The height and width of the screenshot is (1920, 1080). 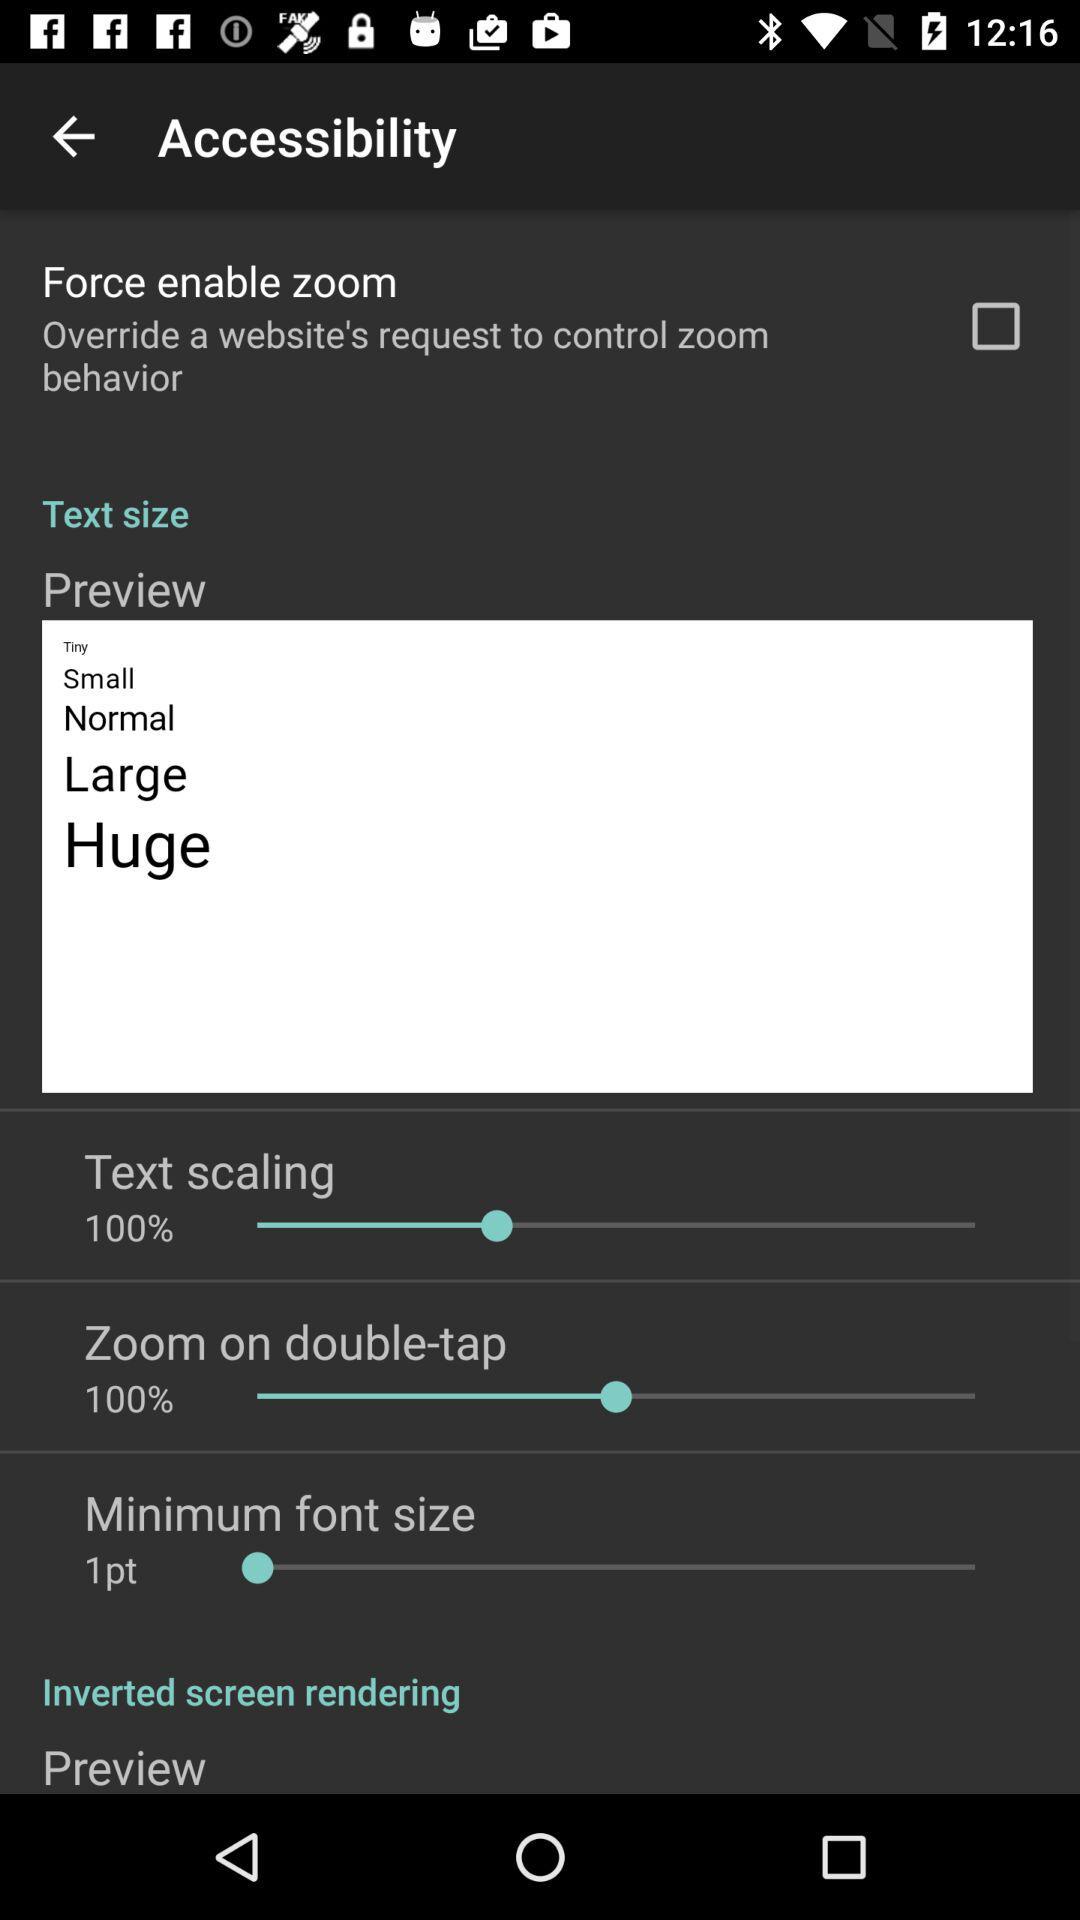 I want to click on the  box which is beside to force enable zoom, so click(x=995, y=326).